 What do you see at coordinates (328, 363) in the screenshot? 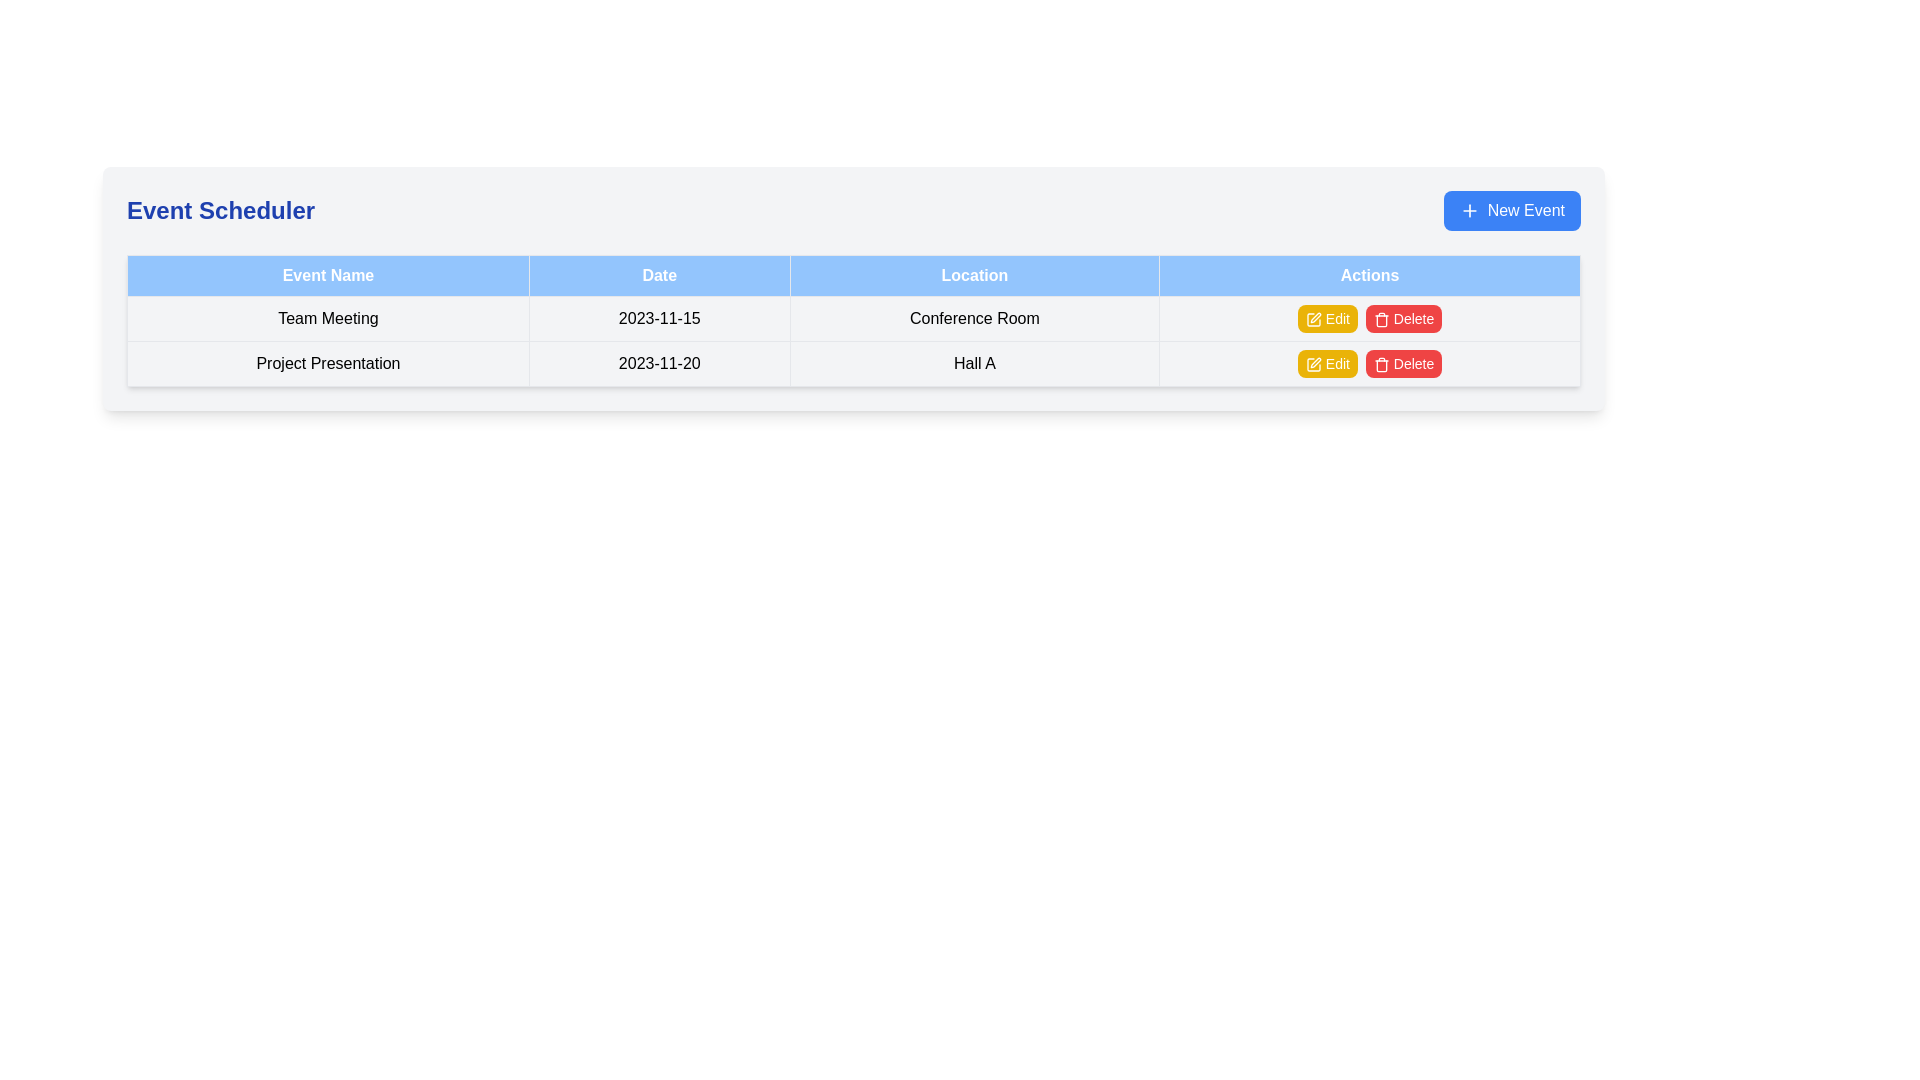
I see `the 'Project Presentation' text label located in the second row of the table under the 'Event Name' column` at bounding box center [328, 363].